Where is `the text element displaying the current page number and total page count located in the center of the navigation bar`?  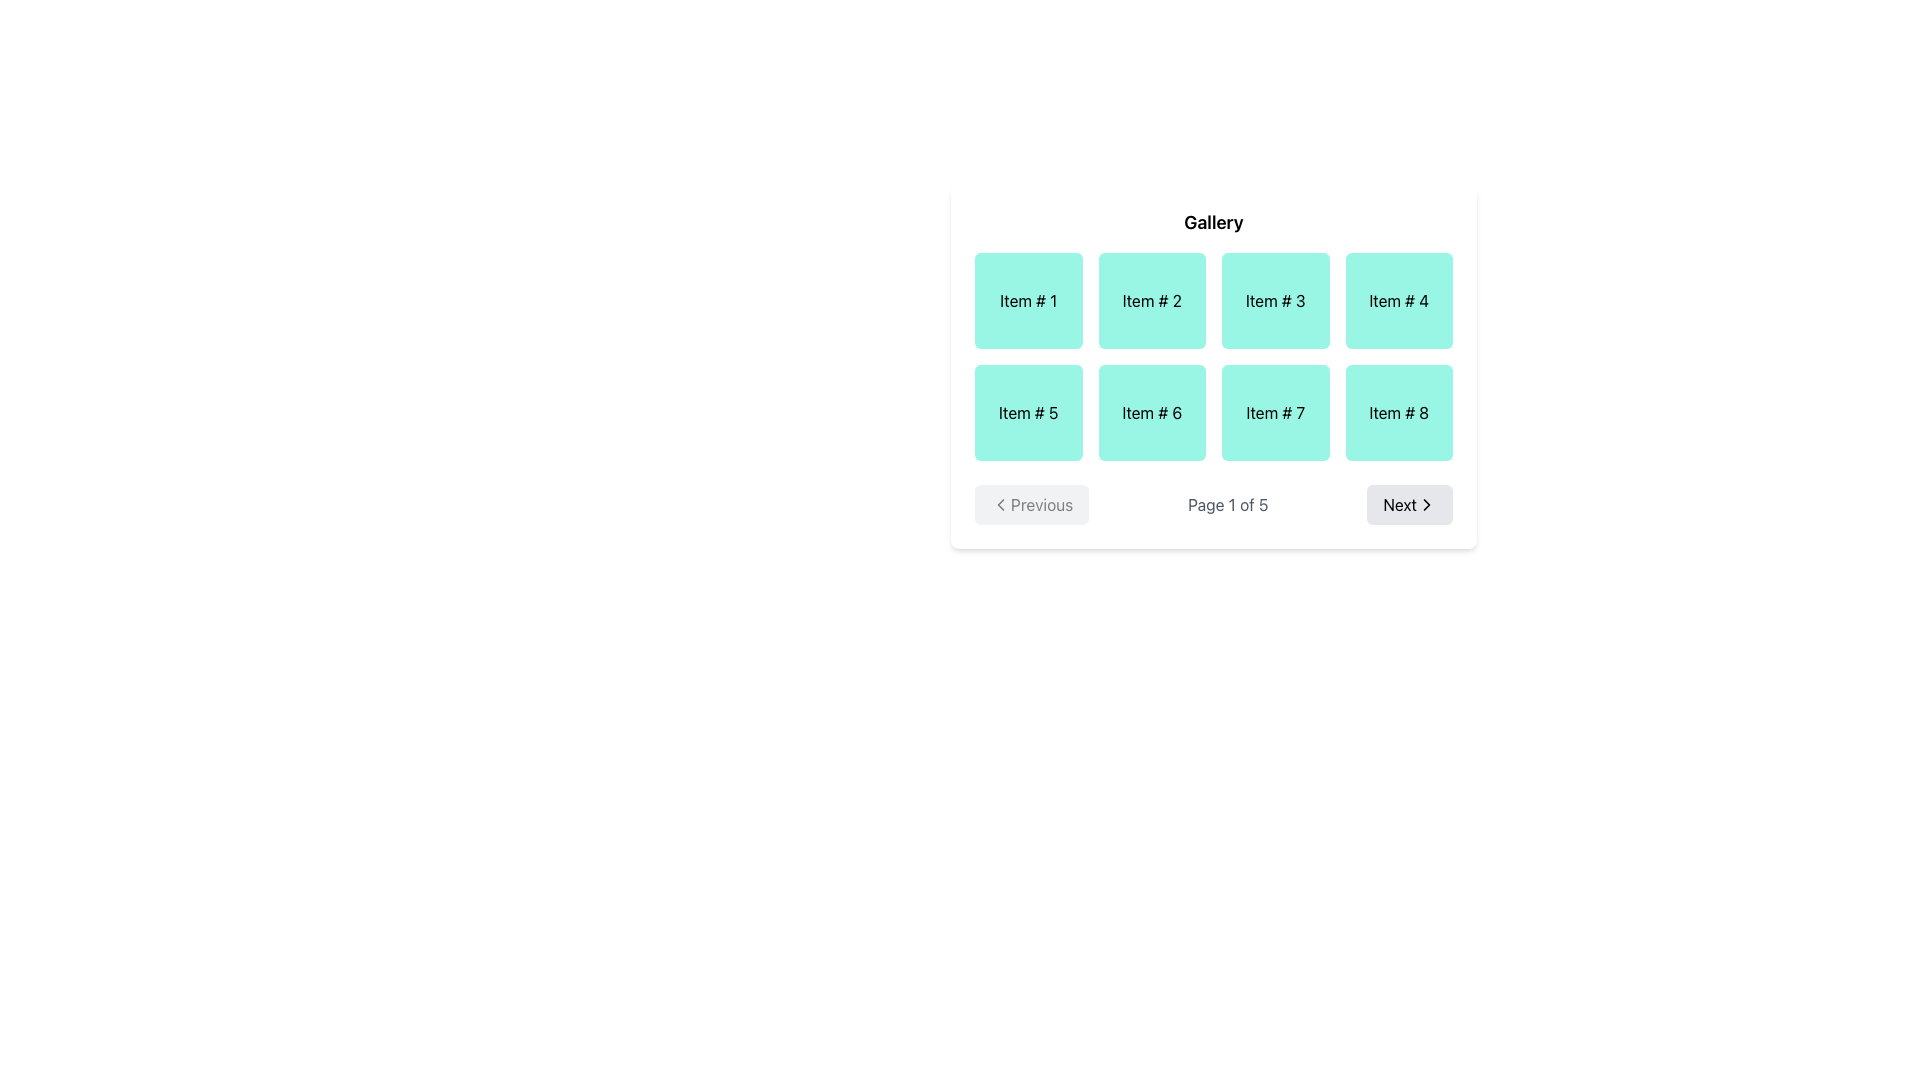
the text element displaying the current page number and total page count located in the center of the navigation bar is located at coordinates (1227, 504).